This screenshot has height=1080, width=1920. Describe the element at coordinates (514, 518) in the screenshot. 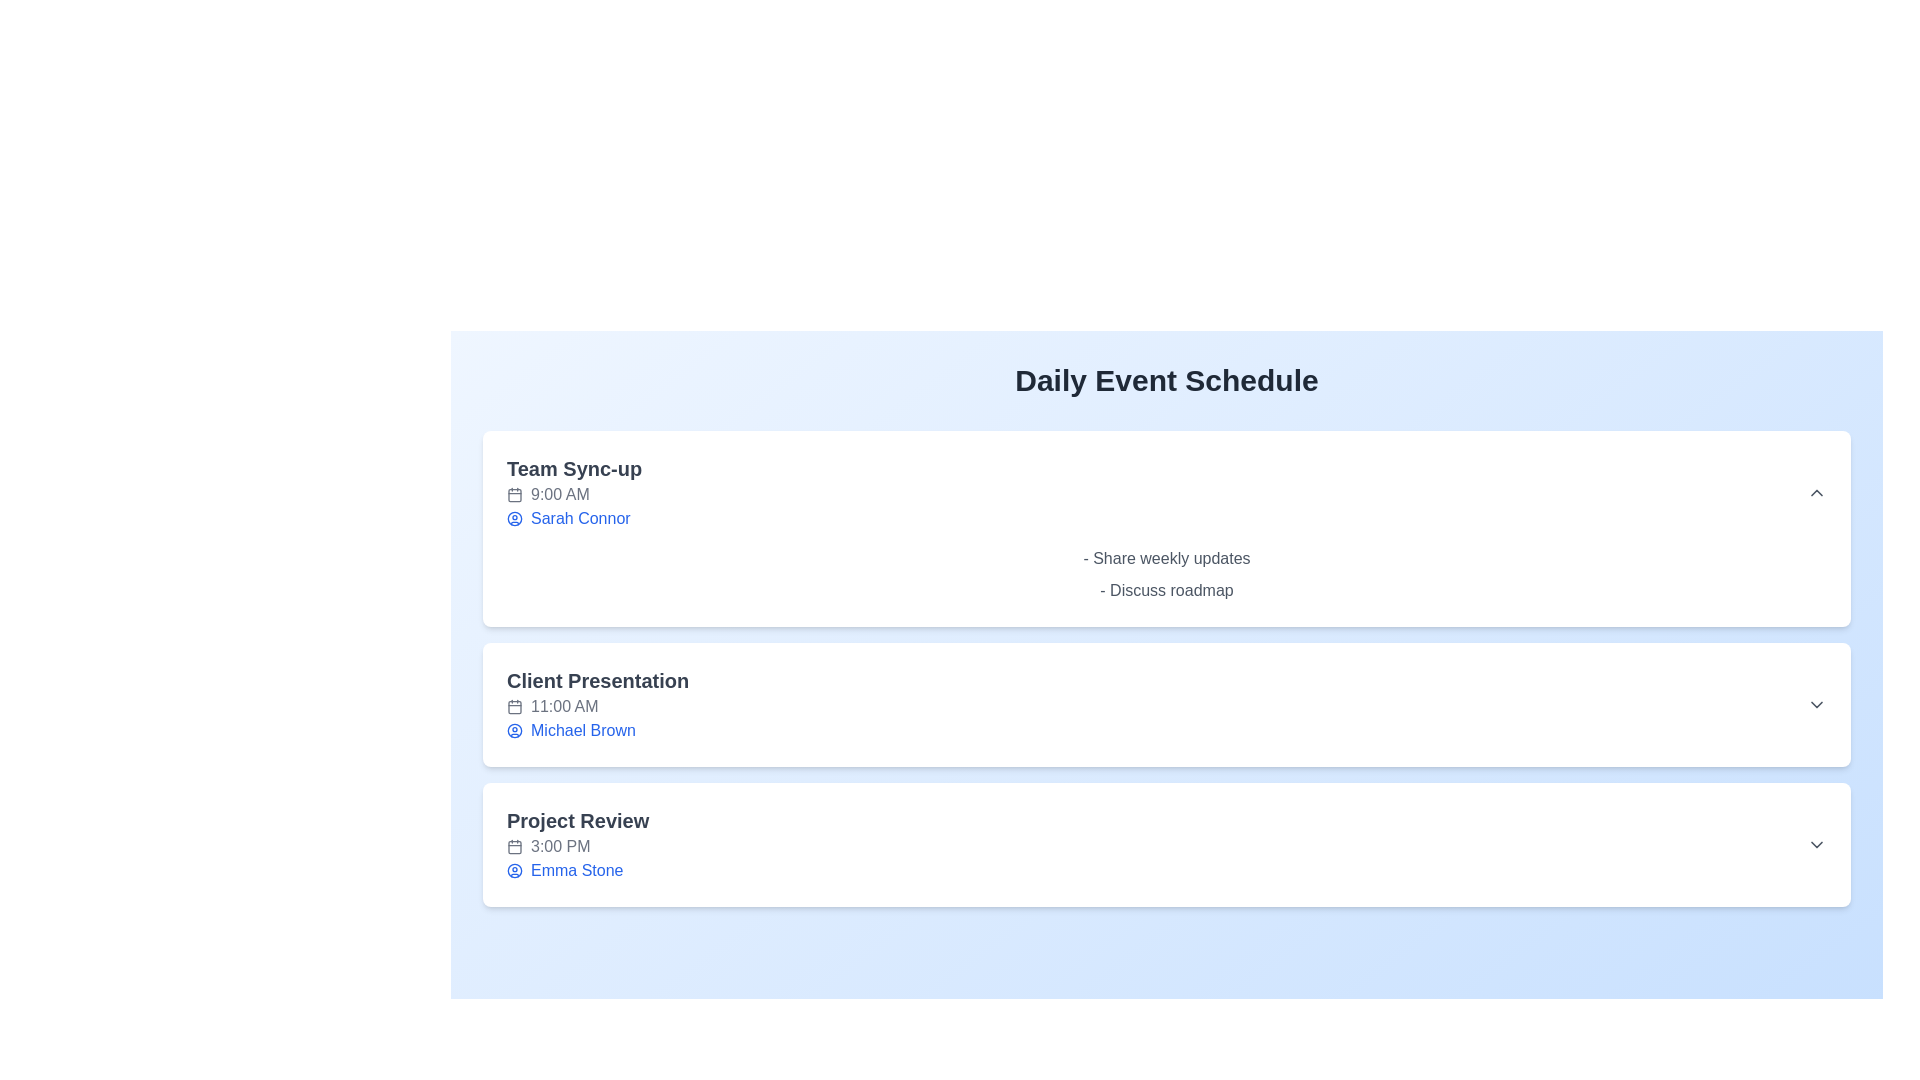

I see `the circular user avatar icon representing 'Sarah Connor' located in the 'Team Sync-up' block of the schedule interface` at that location.